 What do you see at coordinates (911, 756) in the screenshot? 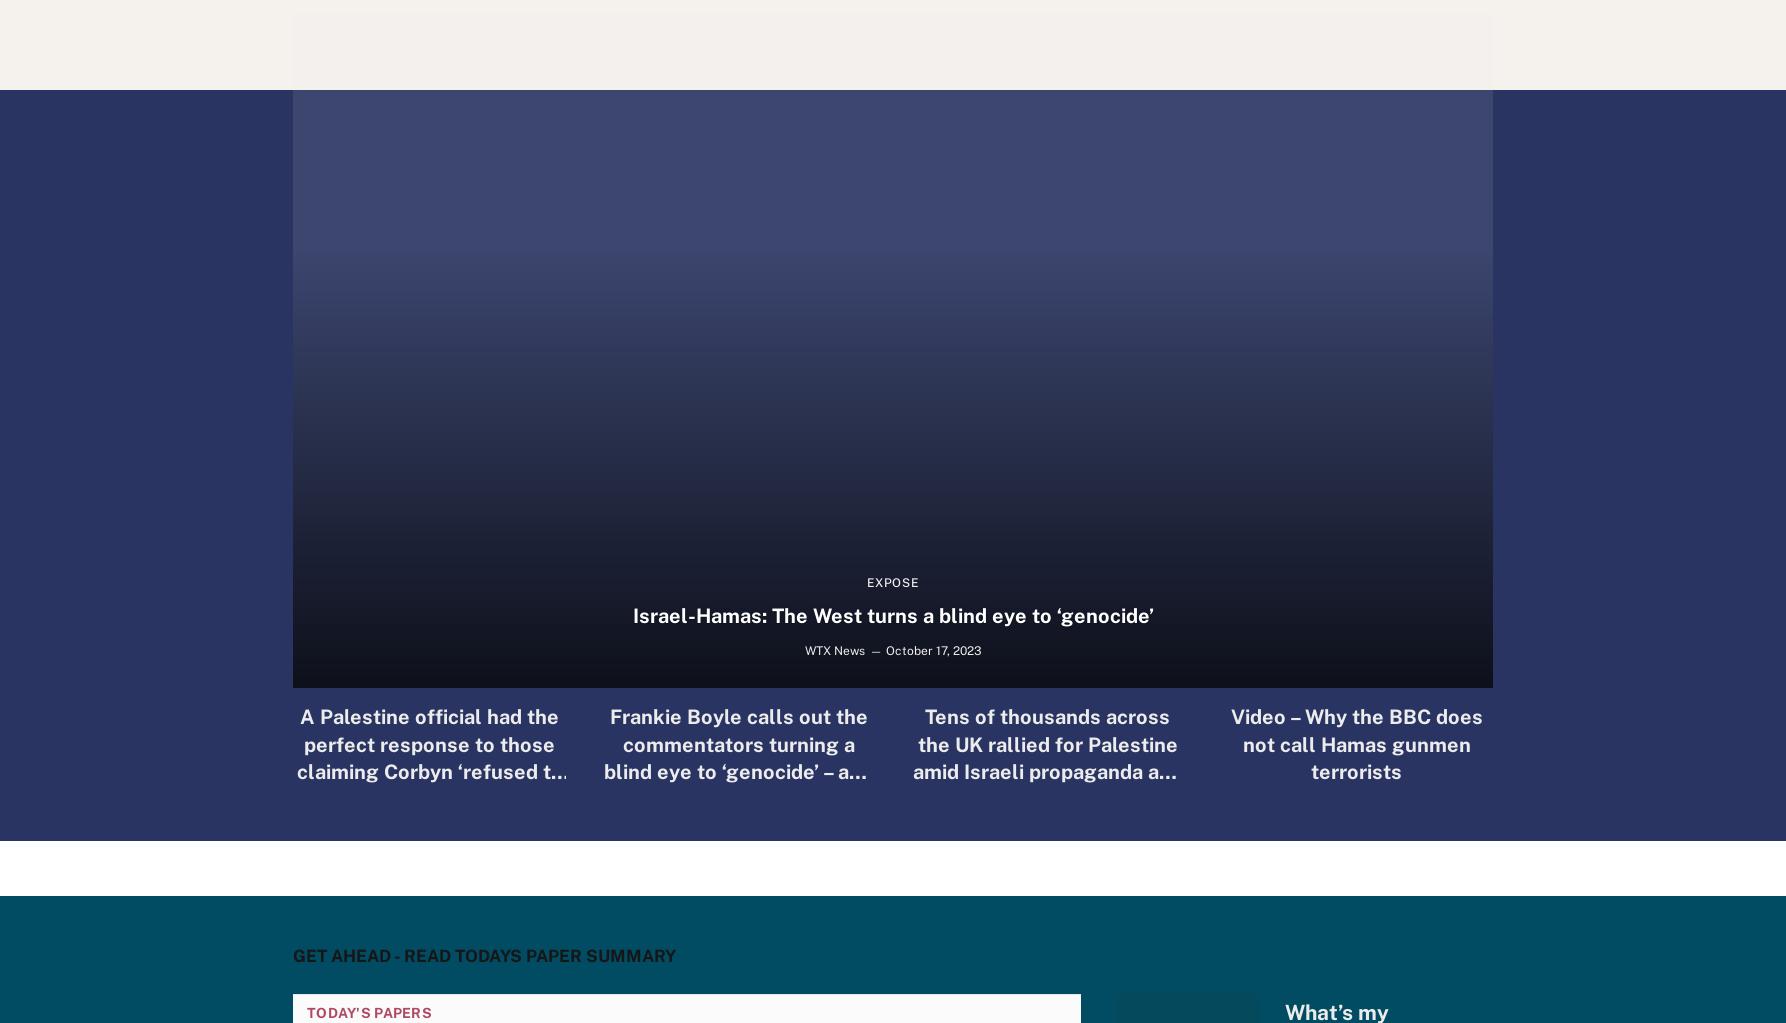
I see `'Tens of thousands across the UK rallied for Palestine amid Israeli propaganda and aggressive cops'` at bounding box center [911, 756].